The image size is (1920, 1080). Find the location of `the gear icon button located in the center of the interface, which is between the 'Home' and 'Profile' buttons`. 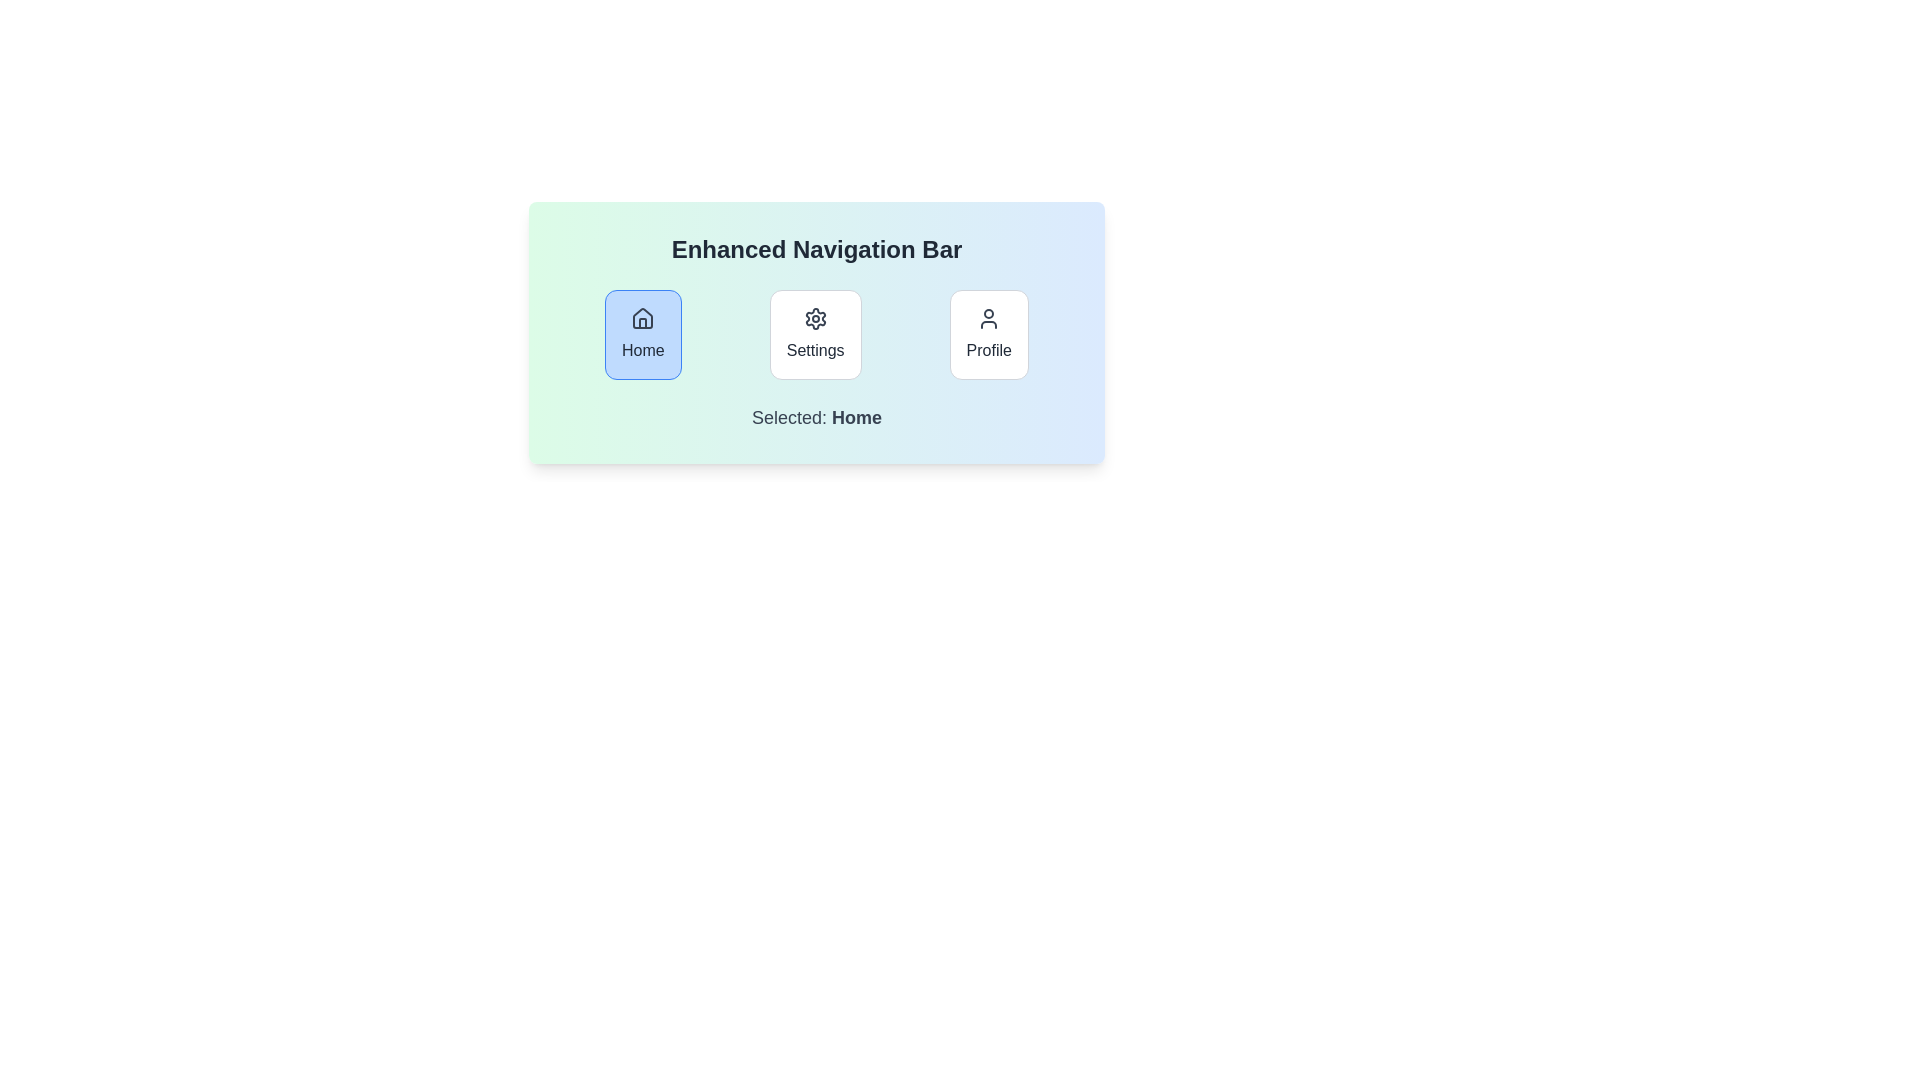

the gear icon button located in the center of the interface, which is between the 'Home' and 'Profile' buttons is located at coordinates (815, 318).